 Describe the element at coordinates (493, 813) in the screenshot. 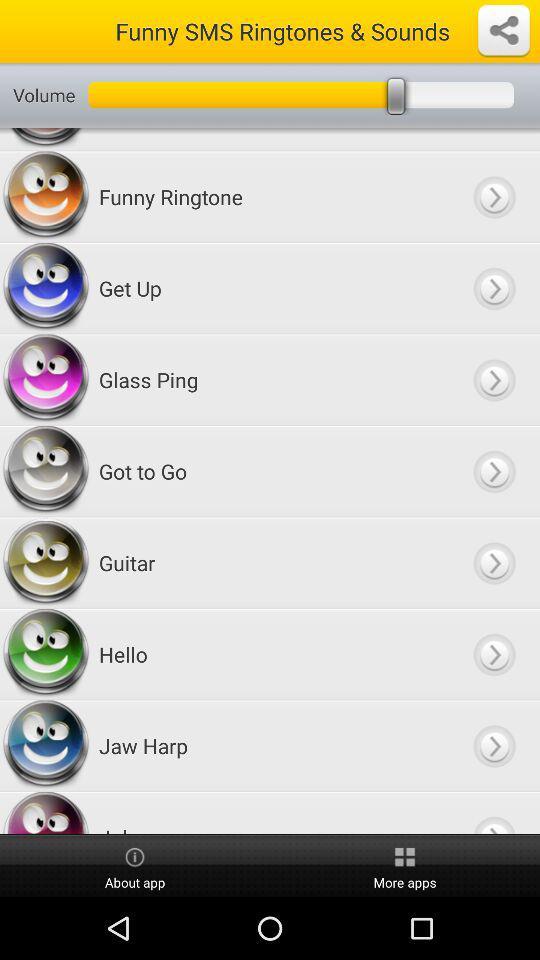

I see `next` at that location.